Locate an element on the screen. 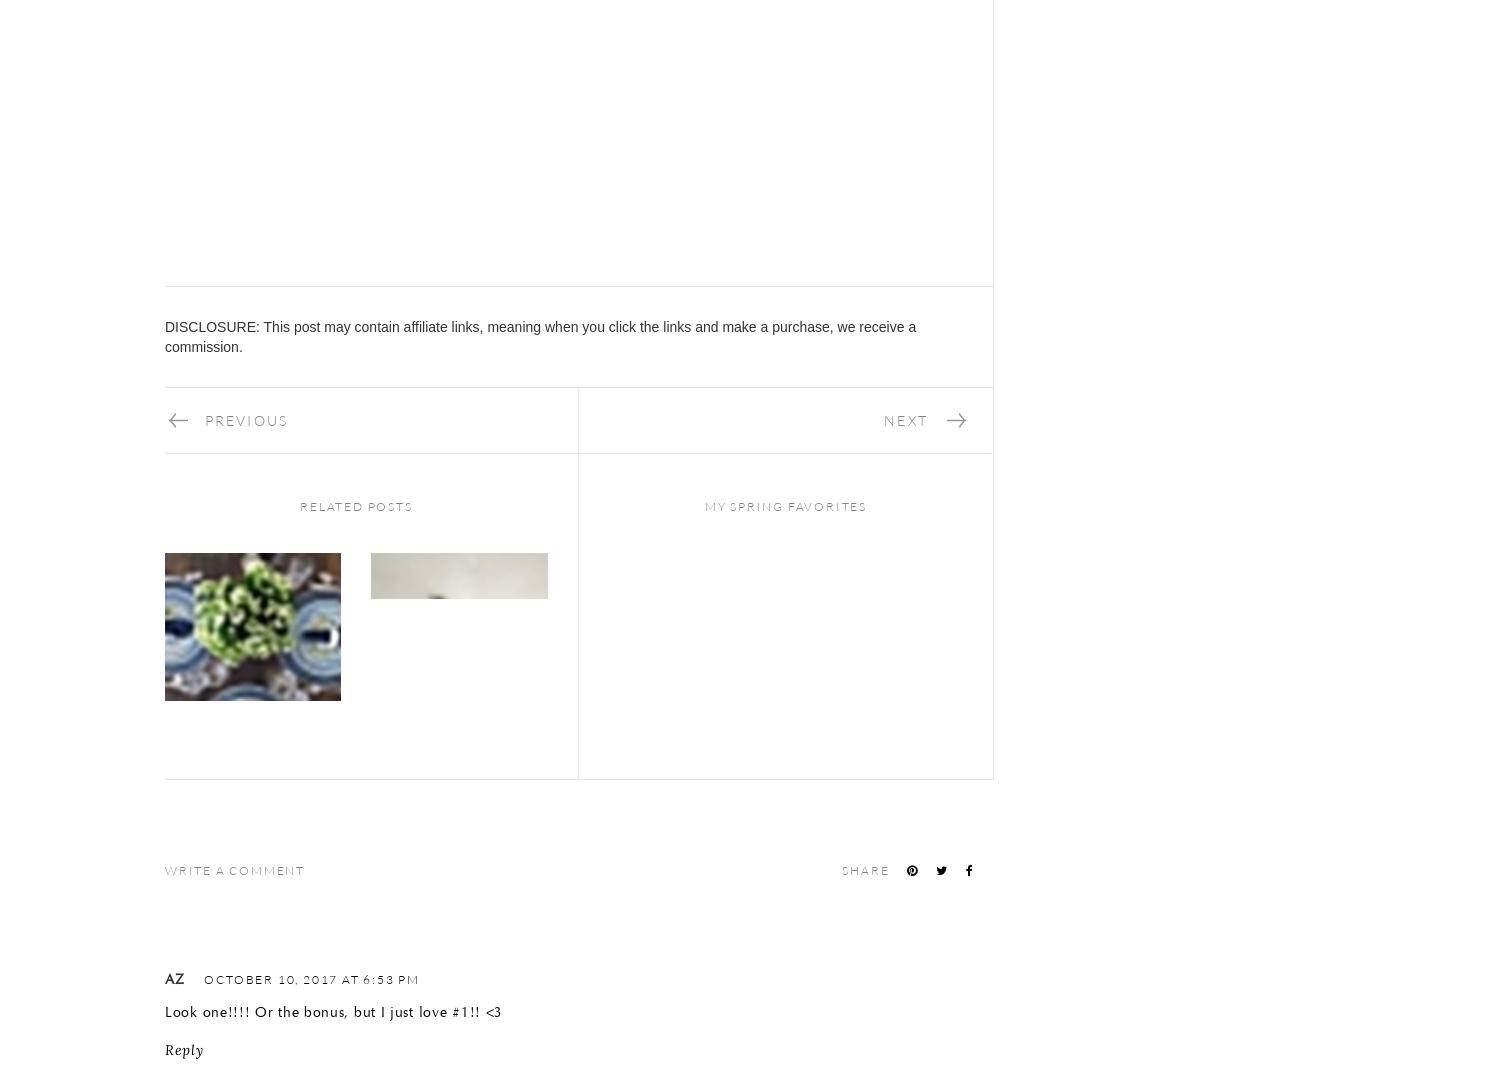  'Look one!!!! Or the bonus, but I just love #1!! <3' is located at coordinates (333, 1011).